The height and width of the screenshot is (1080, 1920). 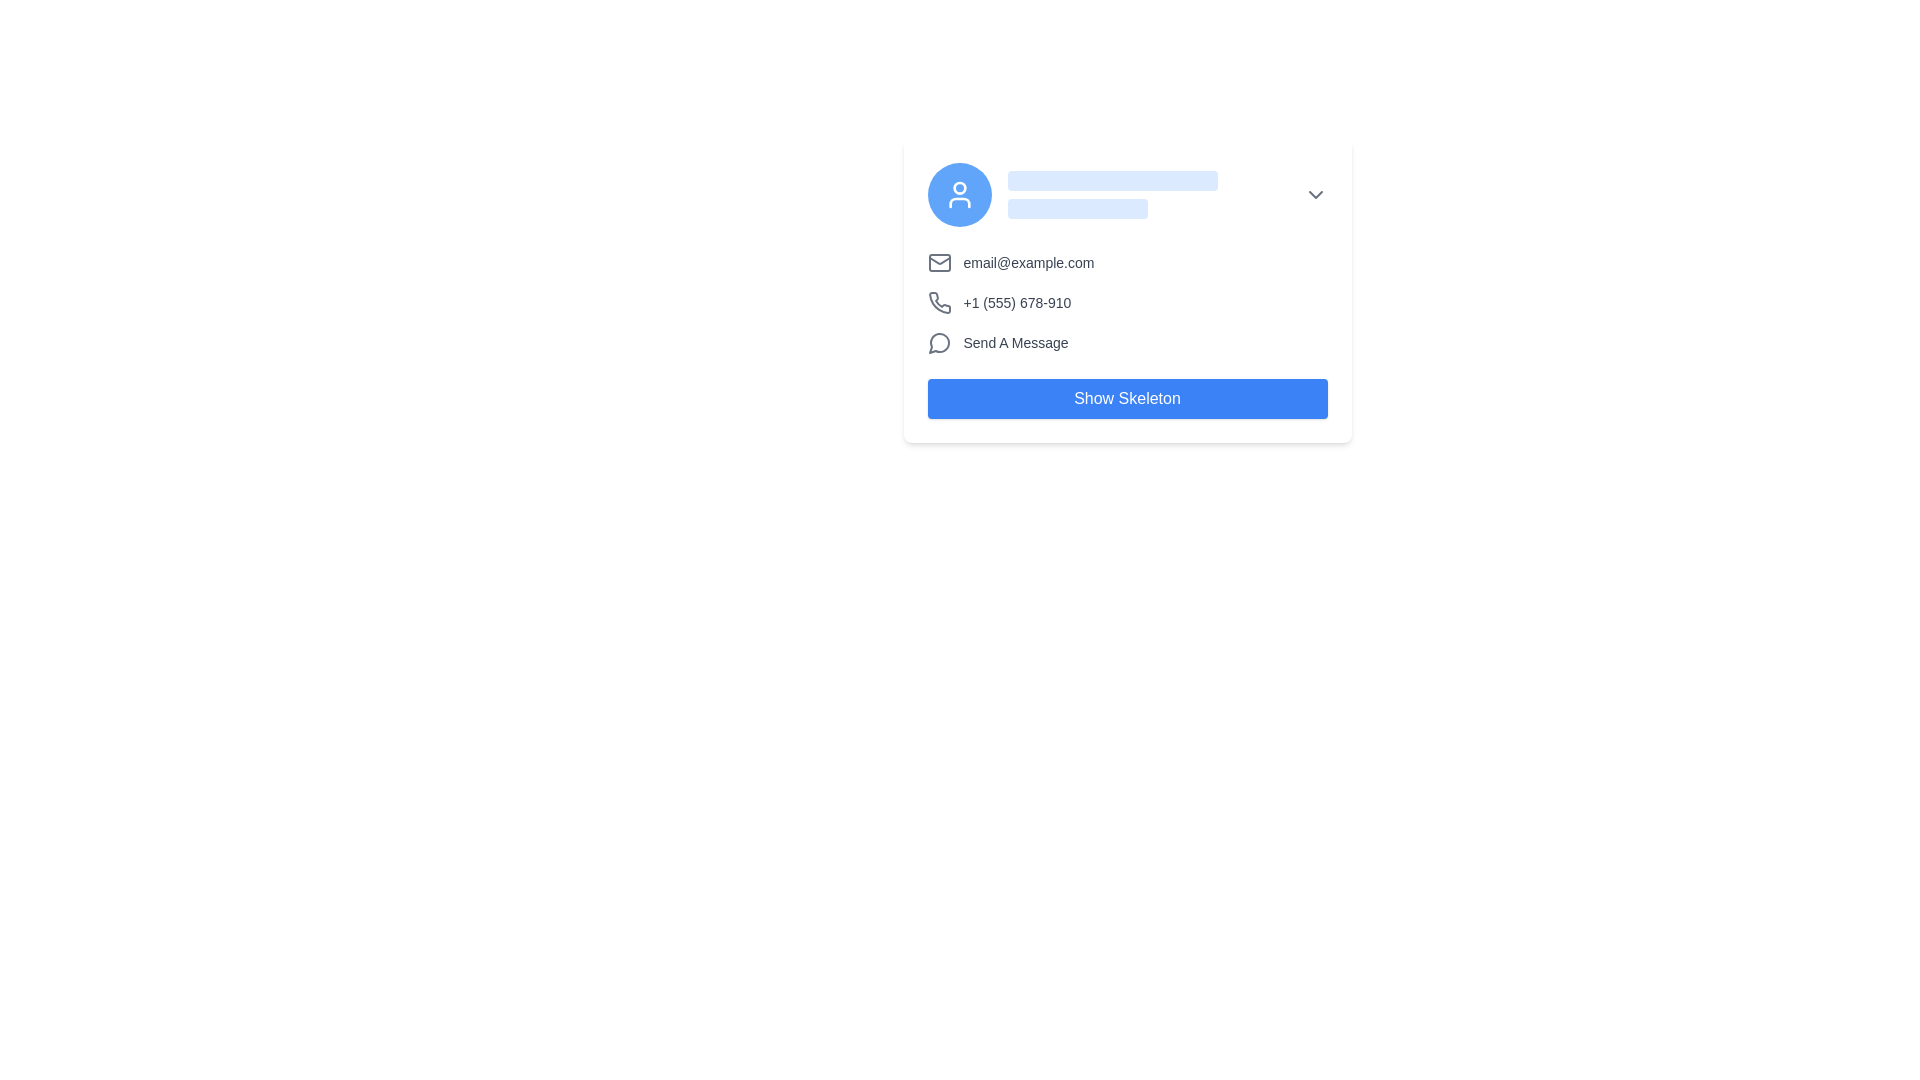 What do you see at coordinates (938, 342) in the screenshot?
I see `the messaging icon located at the start of the 'Send A Message' section, which is positioned in the lower-middle section of the visible card` at bounding box center [938, 342].